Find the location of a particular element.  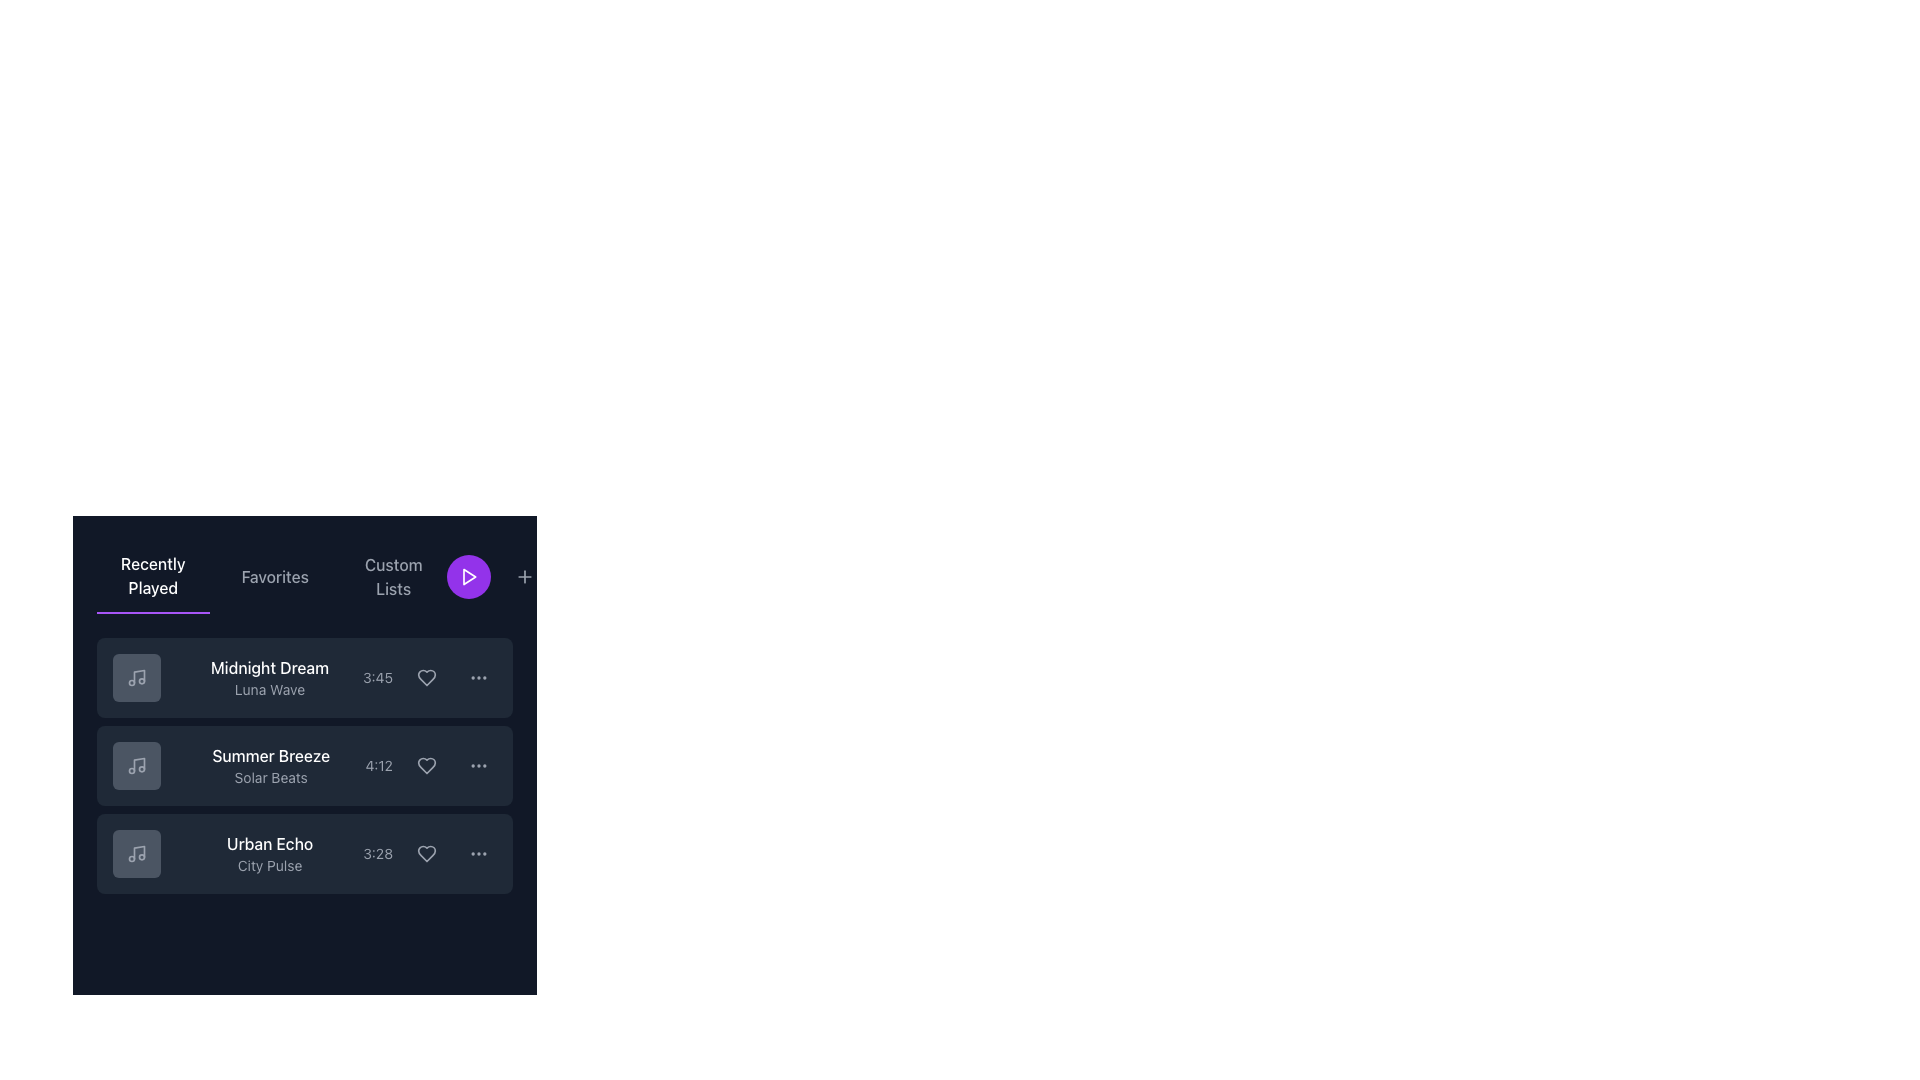

the text label displaying the title of a media item in the 'Recently Played' section, specifically located in the second row of the list, positioned between 'Midnight Dream' and 'Urban Echo' is located at coordinates (270, 756).